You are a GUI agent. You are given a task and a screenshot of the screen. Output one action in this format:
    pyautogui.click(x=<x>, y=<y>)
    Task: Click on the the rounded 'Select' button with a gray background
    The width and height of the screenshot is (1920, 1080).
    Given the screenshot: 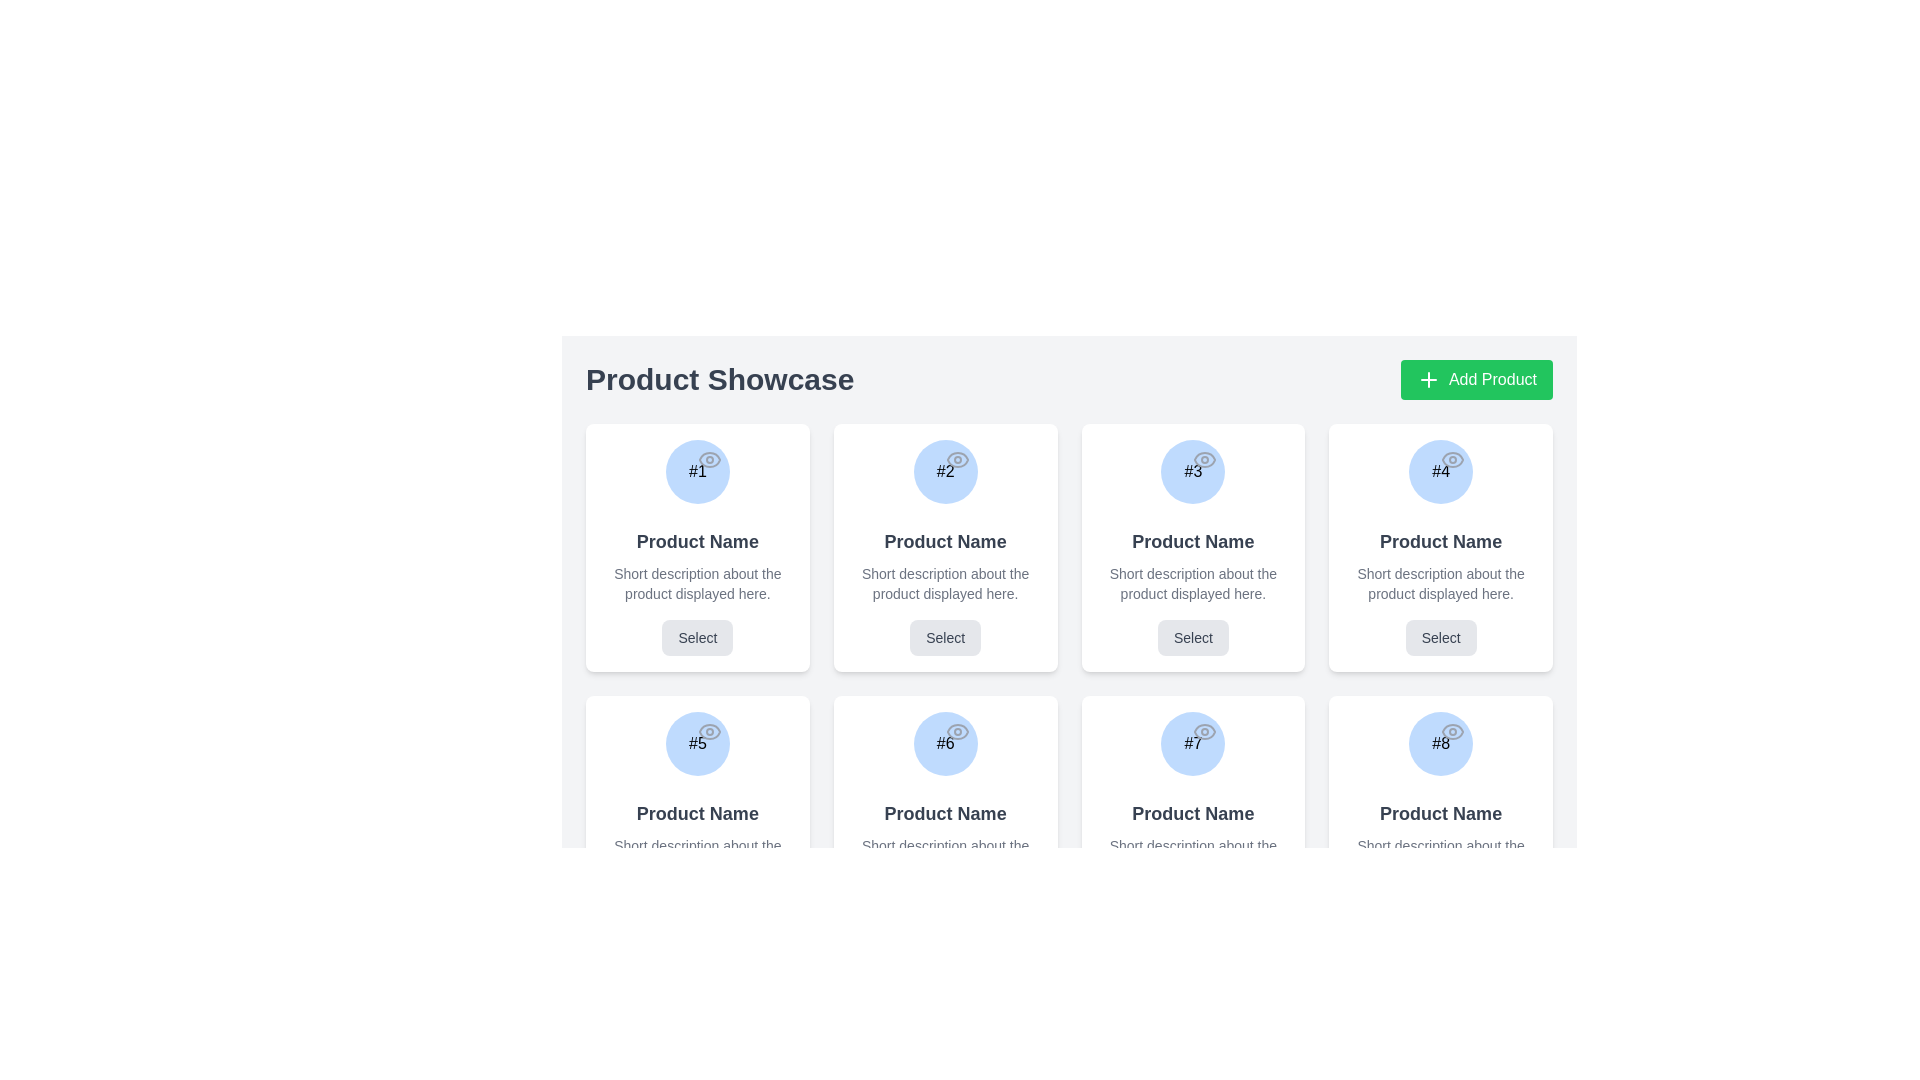 What is the action you would take?
    pyautogui.click(x=697, y=637)
    